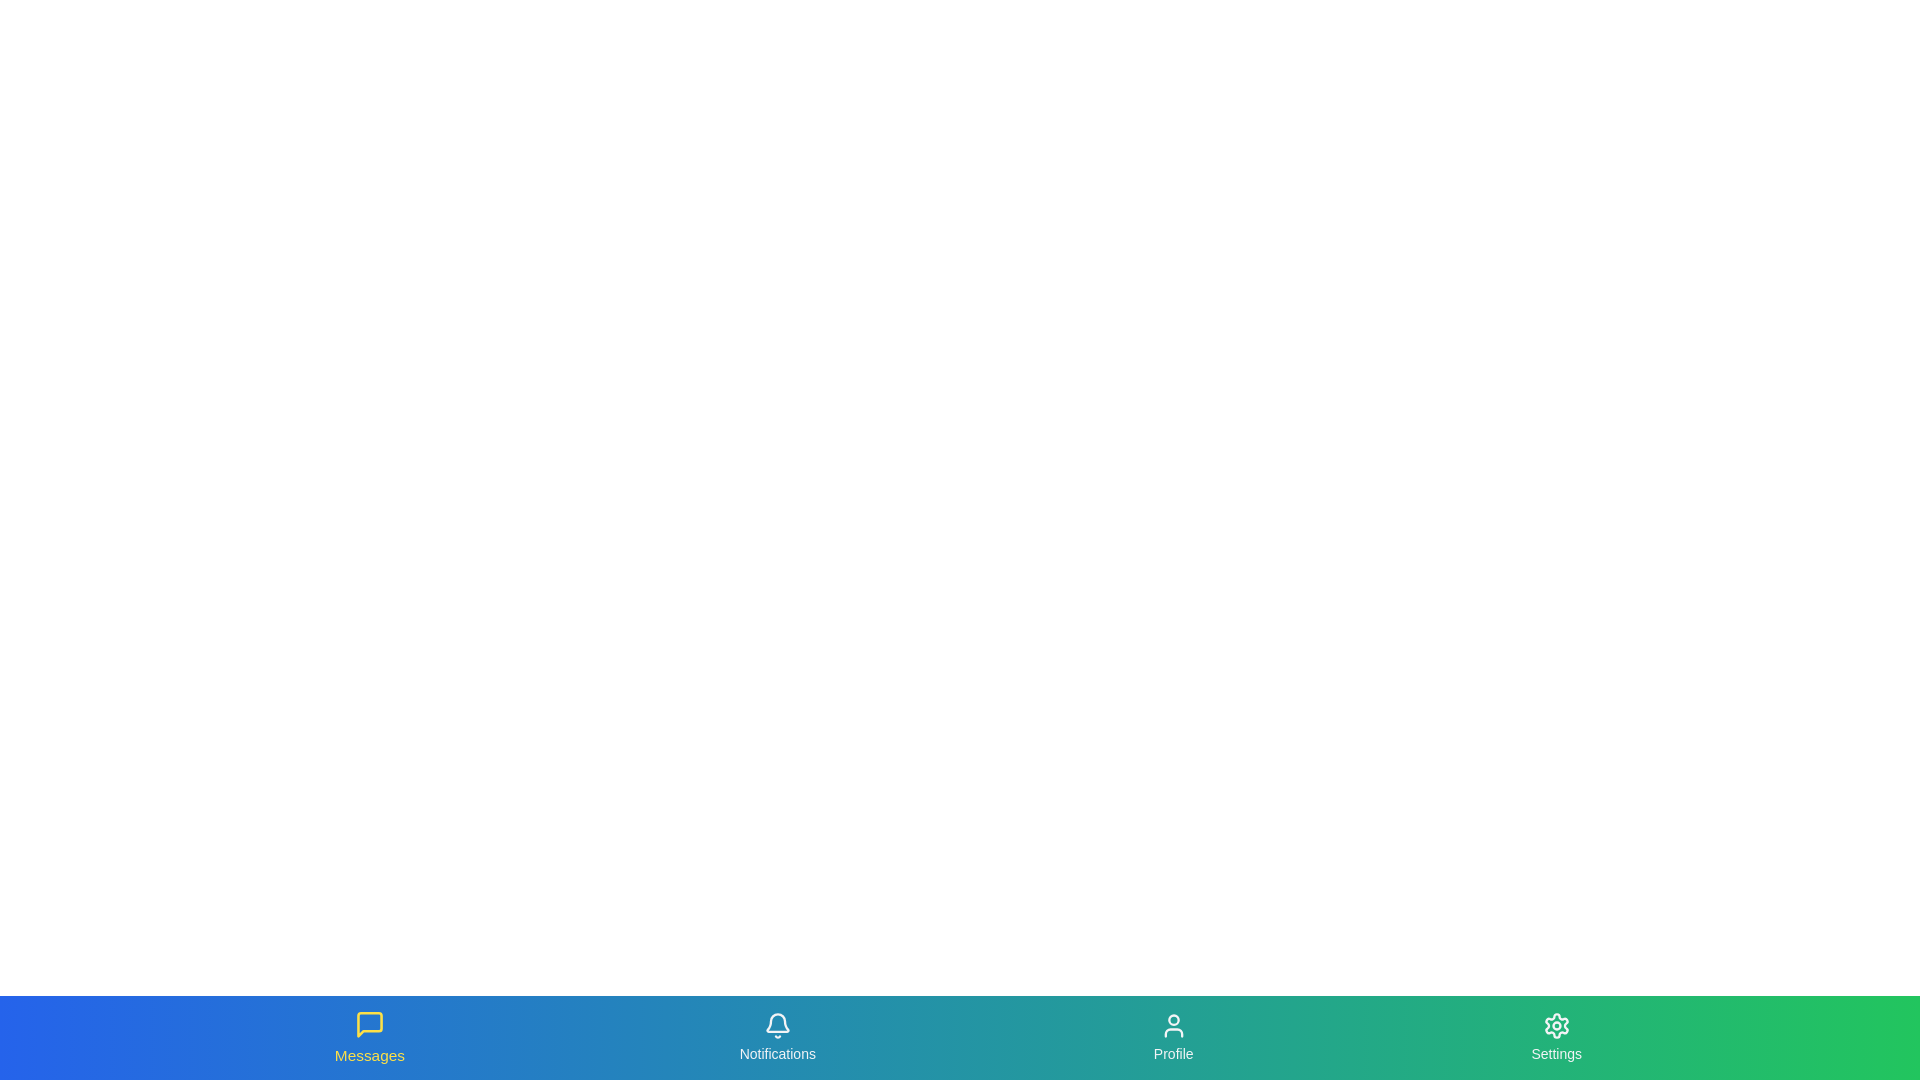 This screenshot has width=1920, height=1080. Describe the element at coordinates (1172, 1036) in the screenshot. I see `the Profile tab to interact with it` at that location.